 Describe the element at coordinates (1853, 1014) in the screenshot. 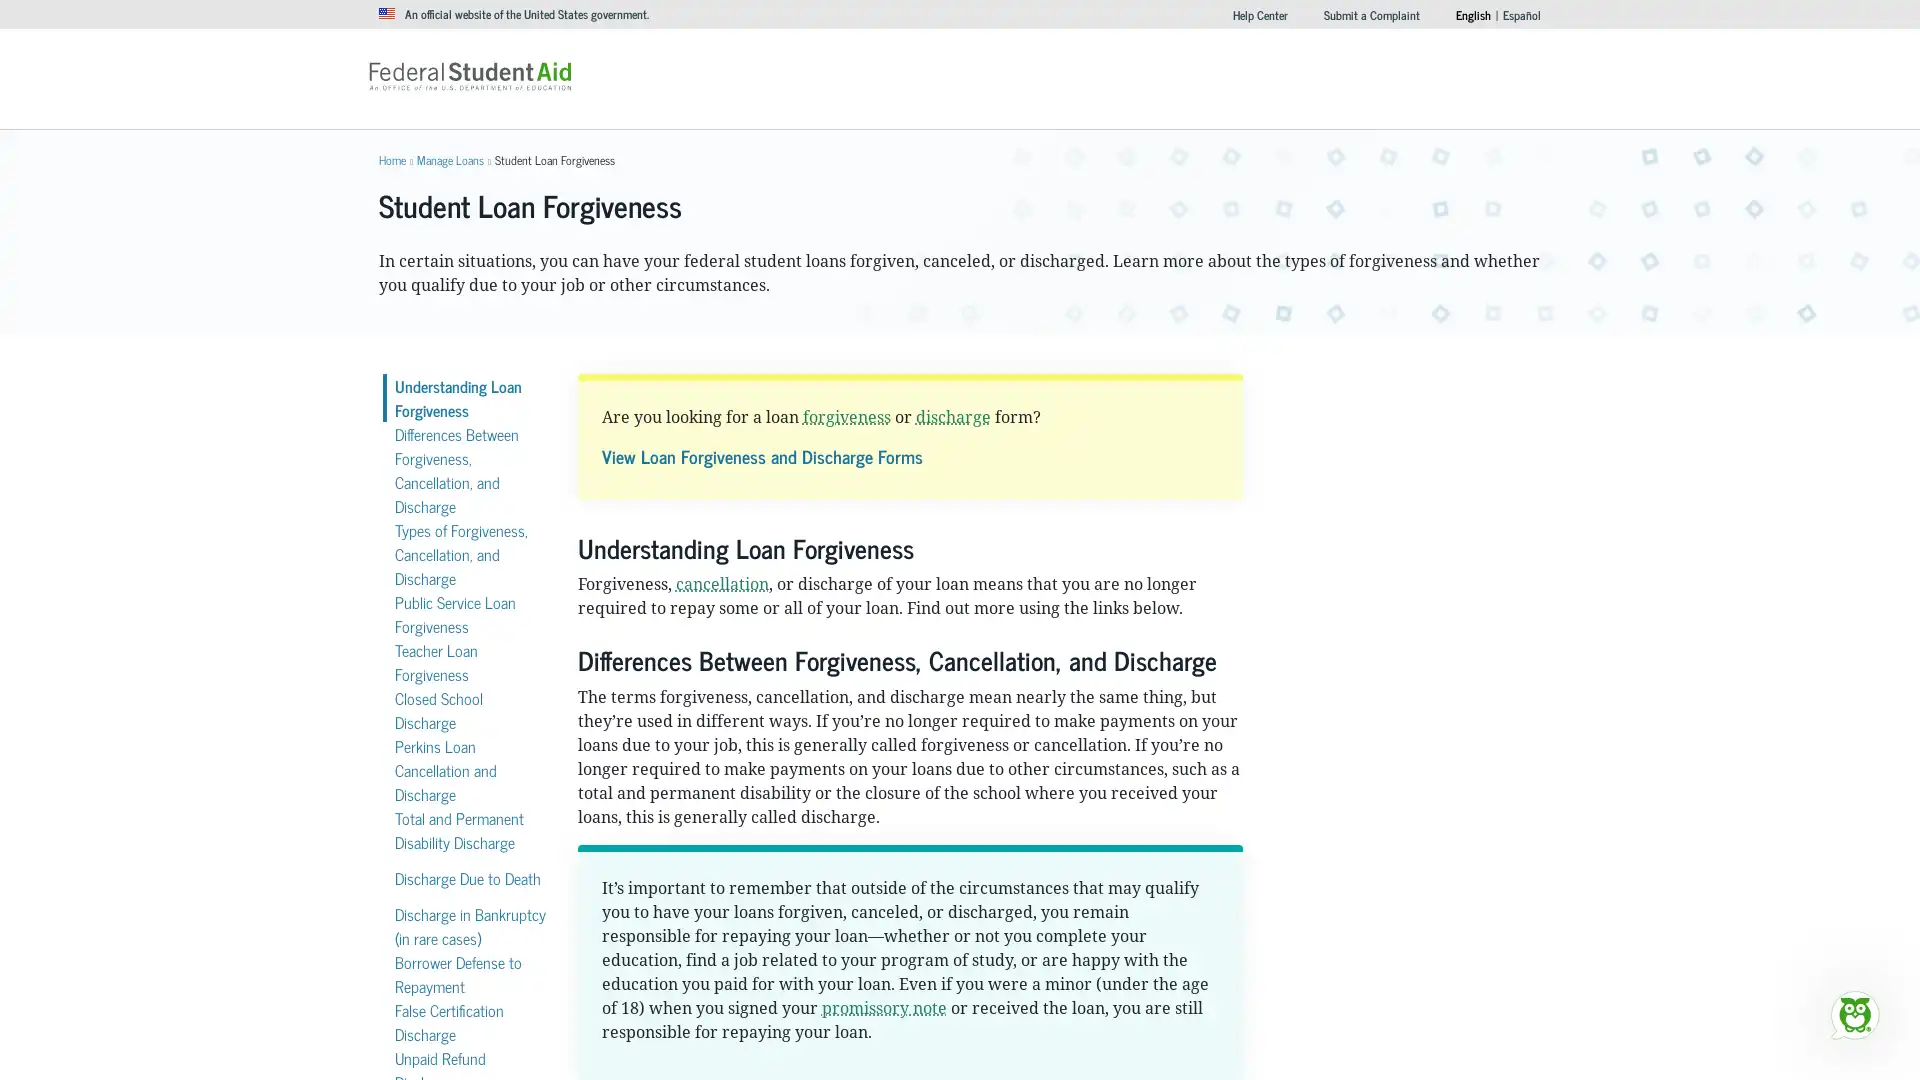

I see `Initiate Chat` at that location.